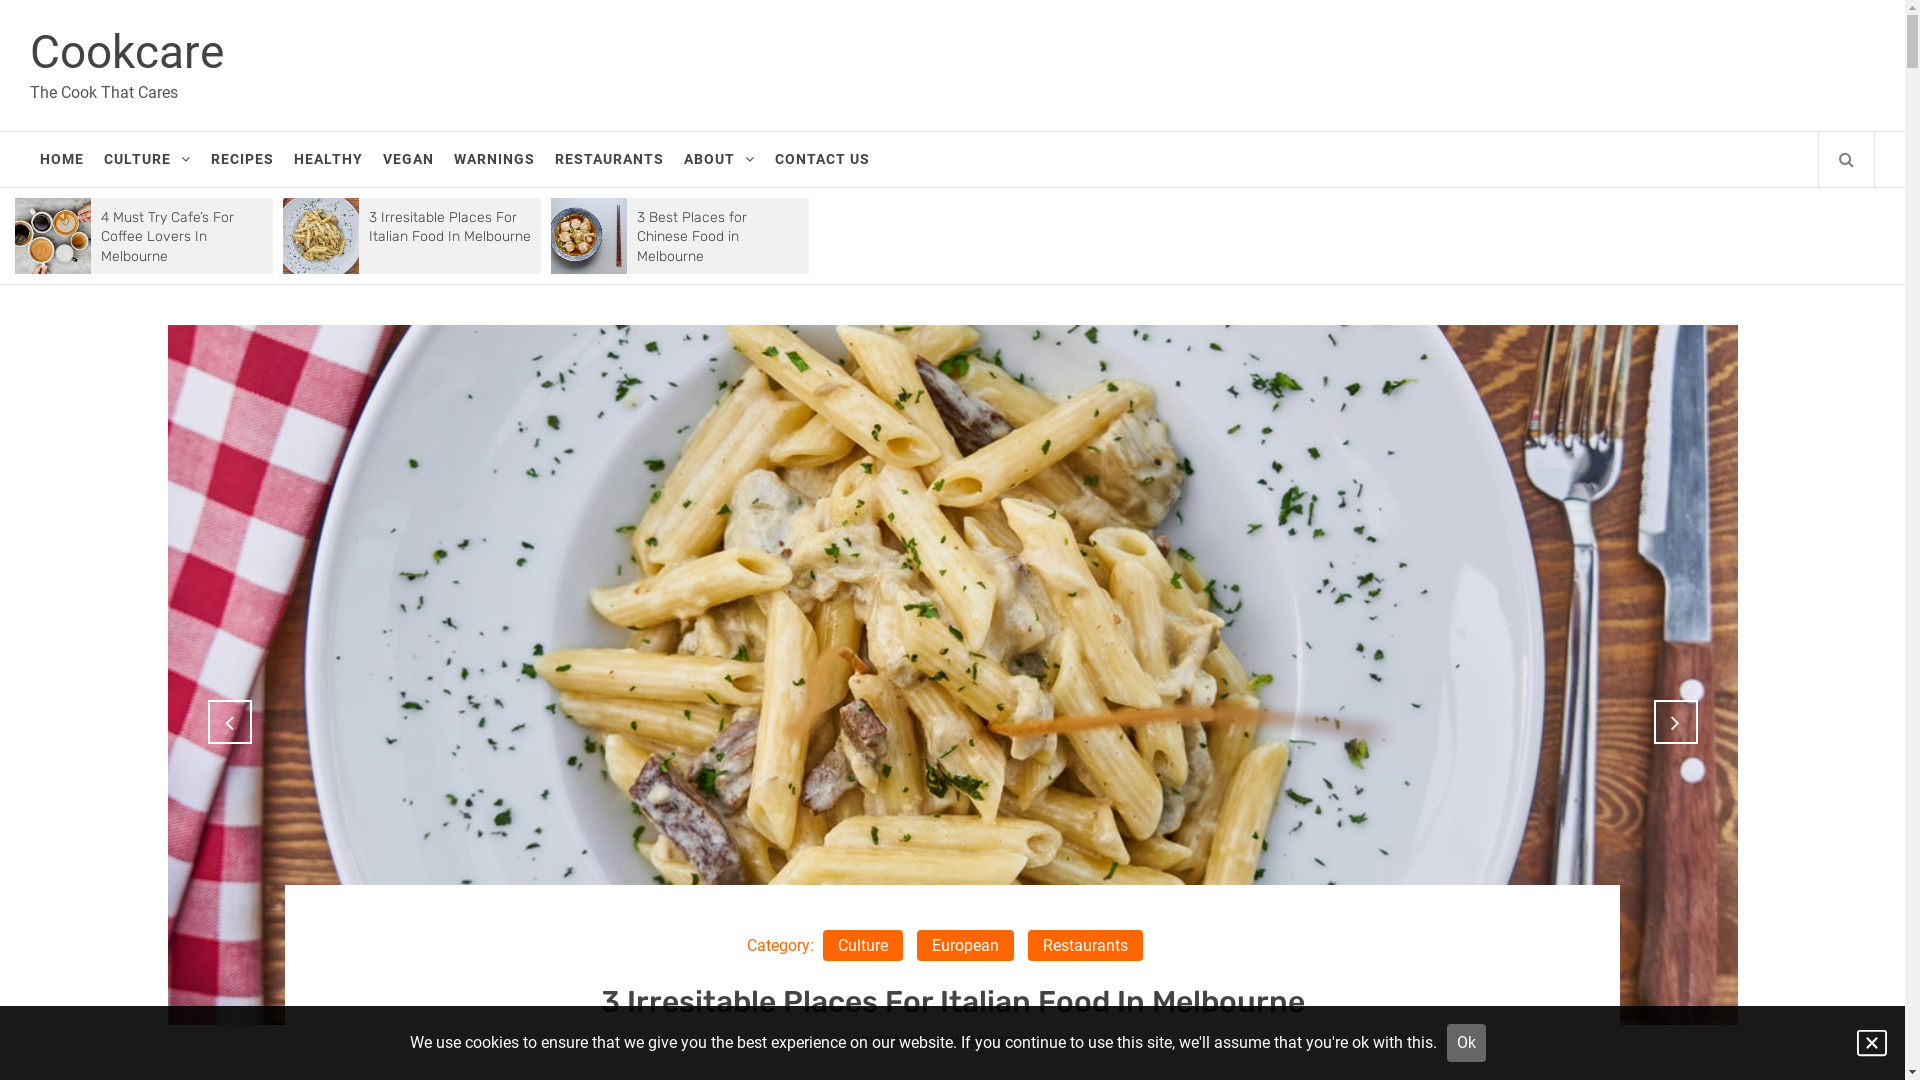  I want to click on 'Cookcare', so click(125, 50).